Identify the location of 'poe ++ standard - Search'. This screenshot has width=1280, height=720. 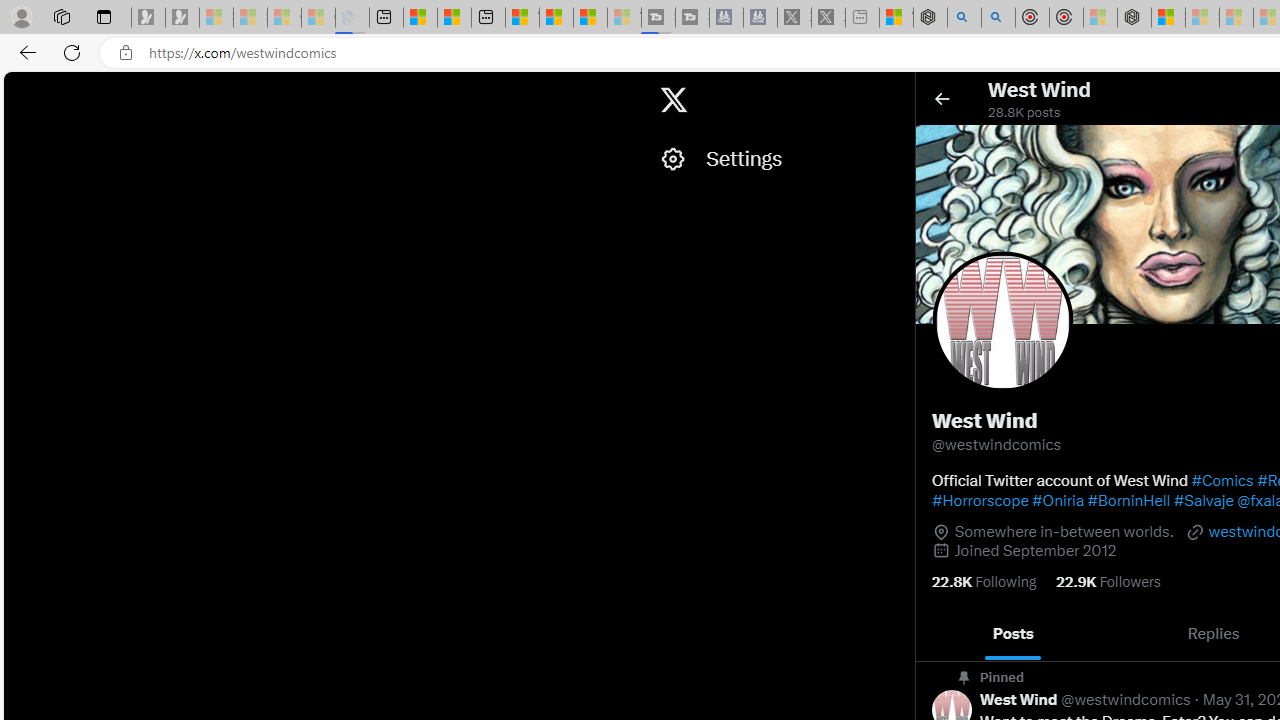
(998, 17).